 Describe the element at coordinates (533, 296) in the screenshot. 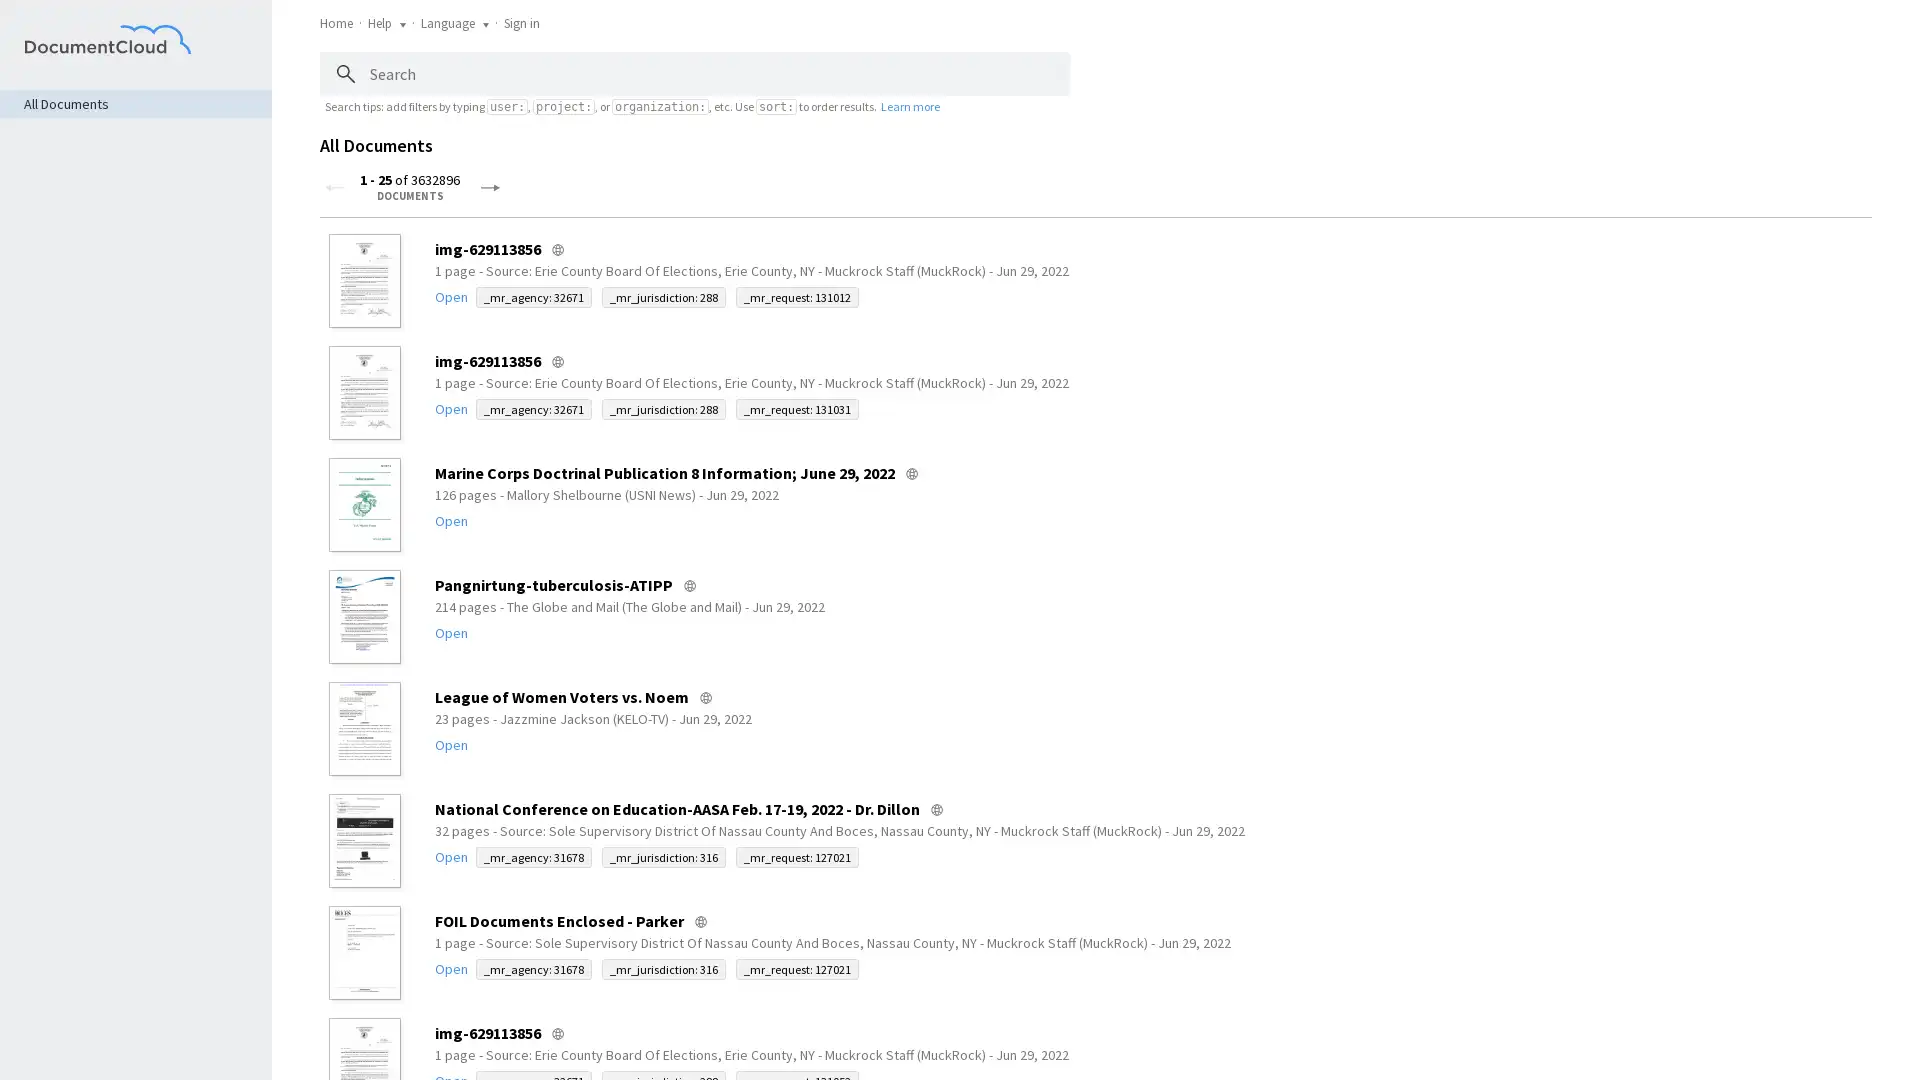

I see `_mr_agency: 32671` at that location.